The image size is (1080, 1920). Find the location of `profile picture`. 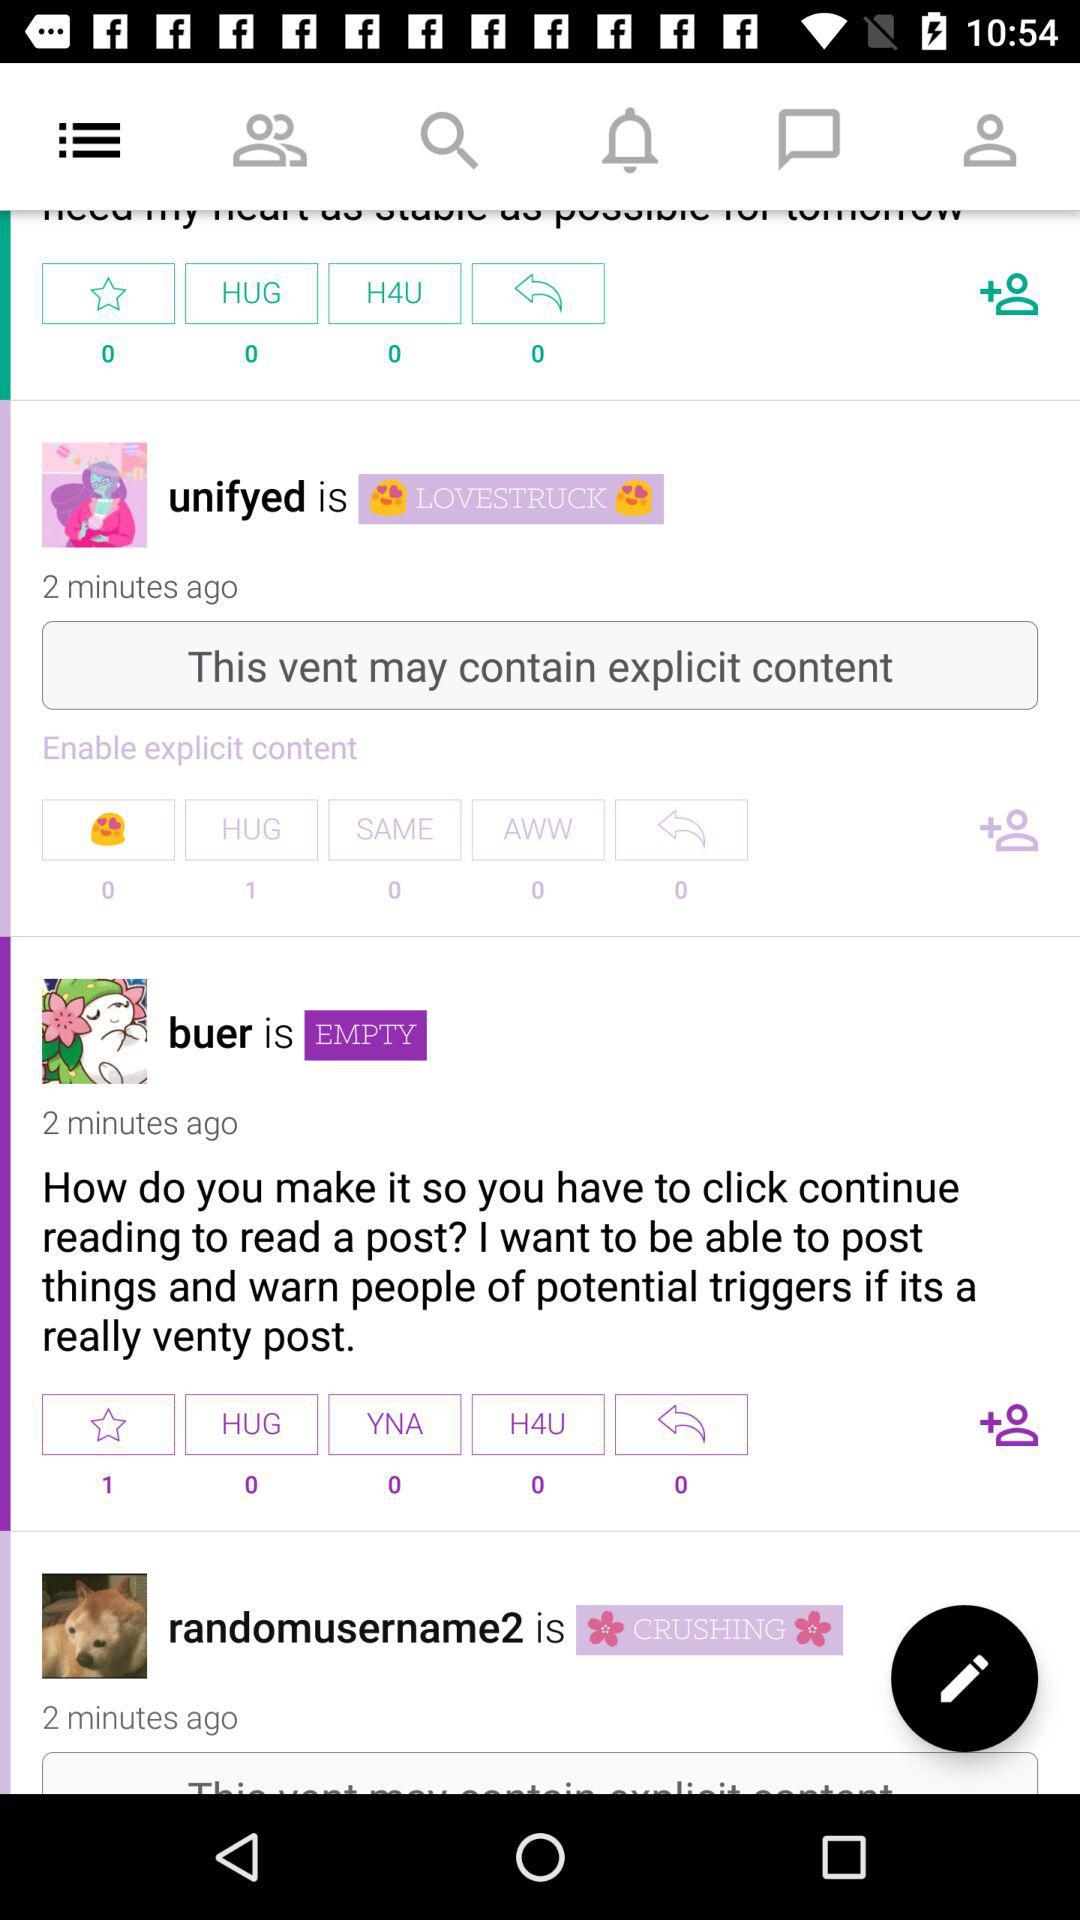

profile picture is located at coordinates (94, 1031).